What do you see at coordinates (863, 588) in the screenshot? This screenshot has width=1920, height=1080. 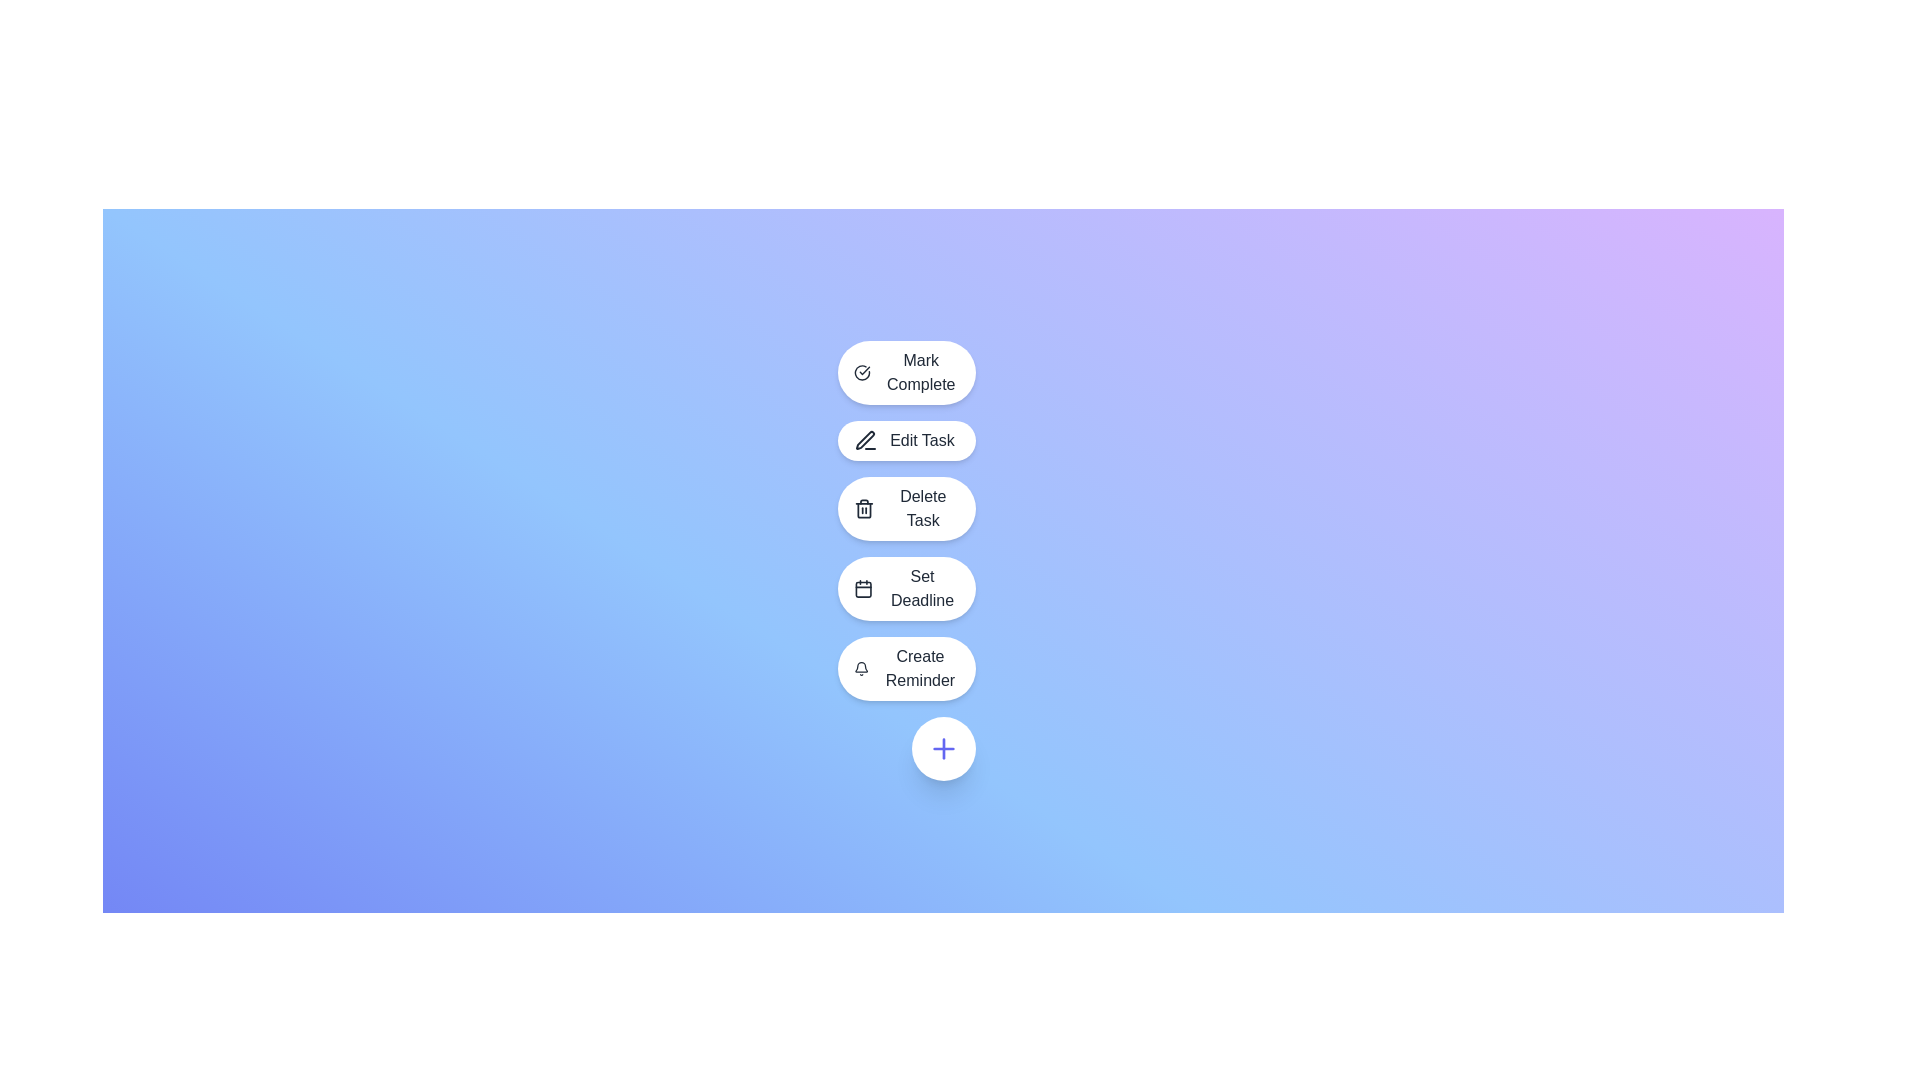 I see `the 'Set Deadline' button containing the calendar icon` at bounding box center [863, 588].